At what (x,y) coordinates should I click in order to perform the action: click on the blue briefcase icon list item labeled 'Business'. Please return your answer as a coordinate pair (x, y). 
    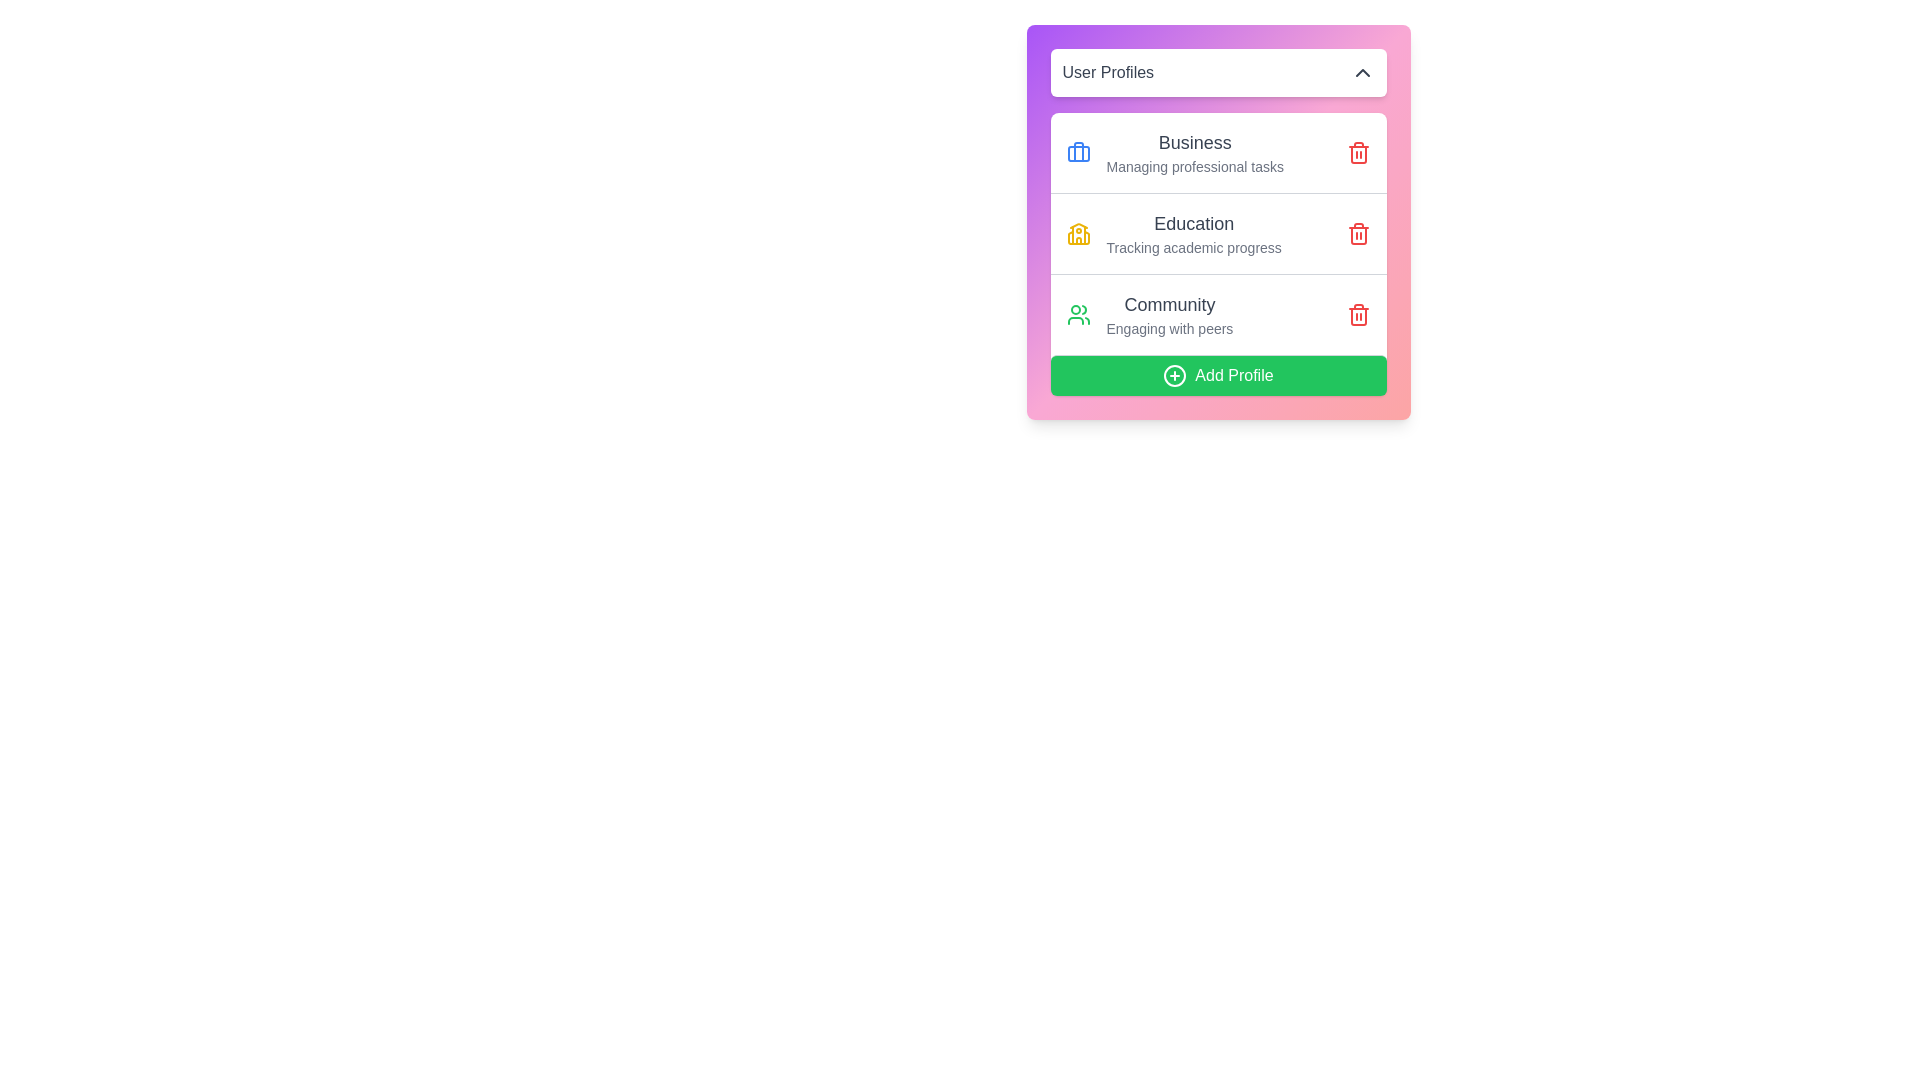
    Looking at the image, I should click on (1175, 152).